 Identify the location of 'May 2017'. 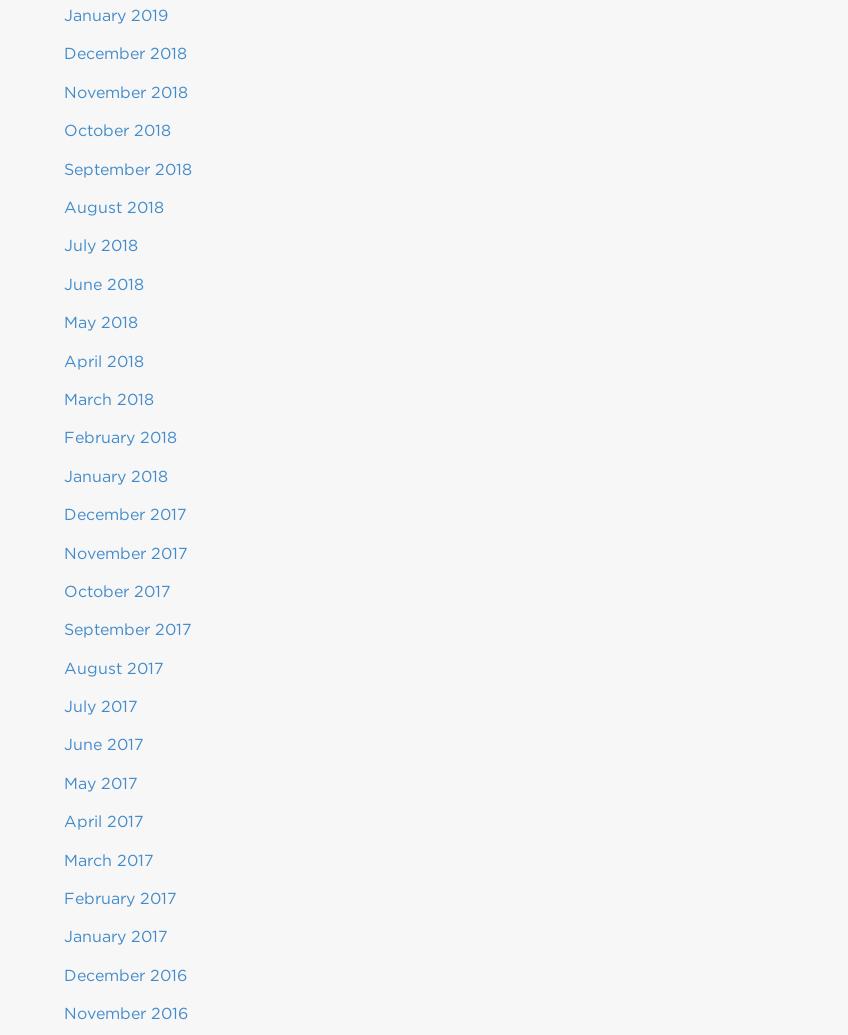
(100, 781).